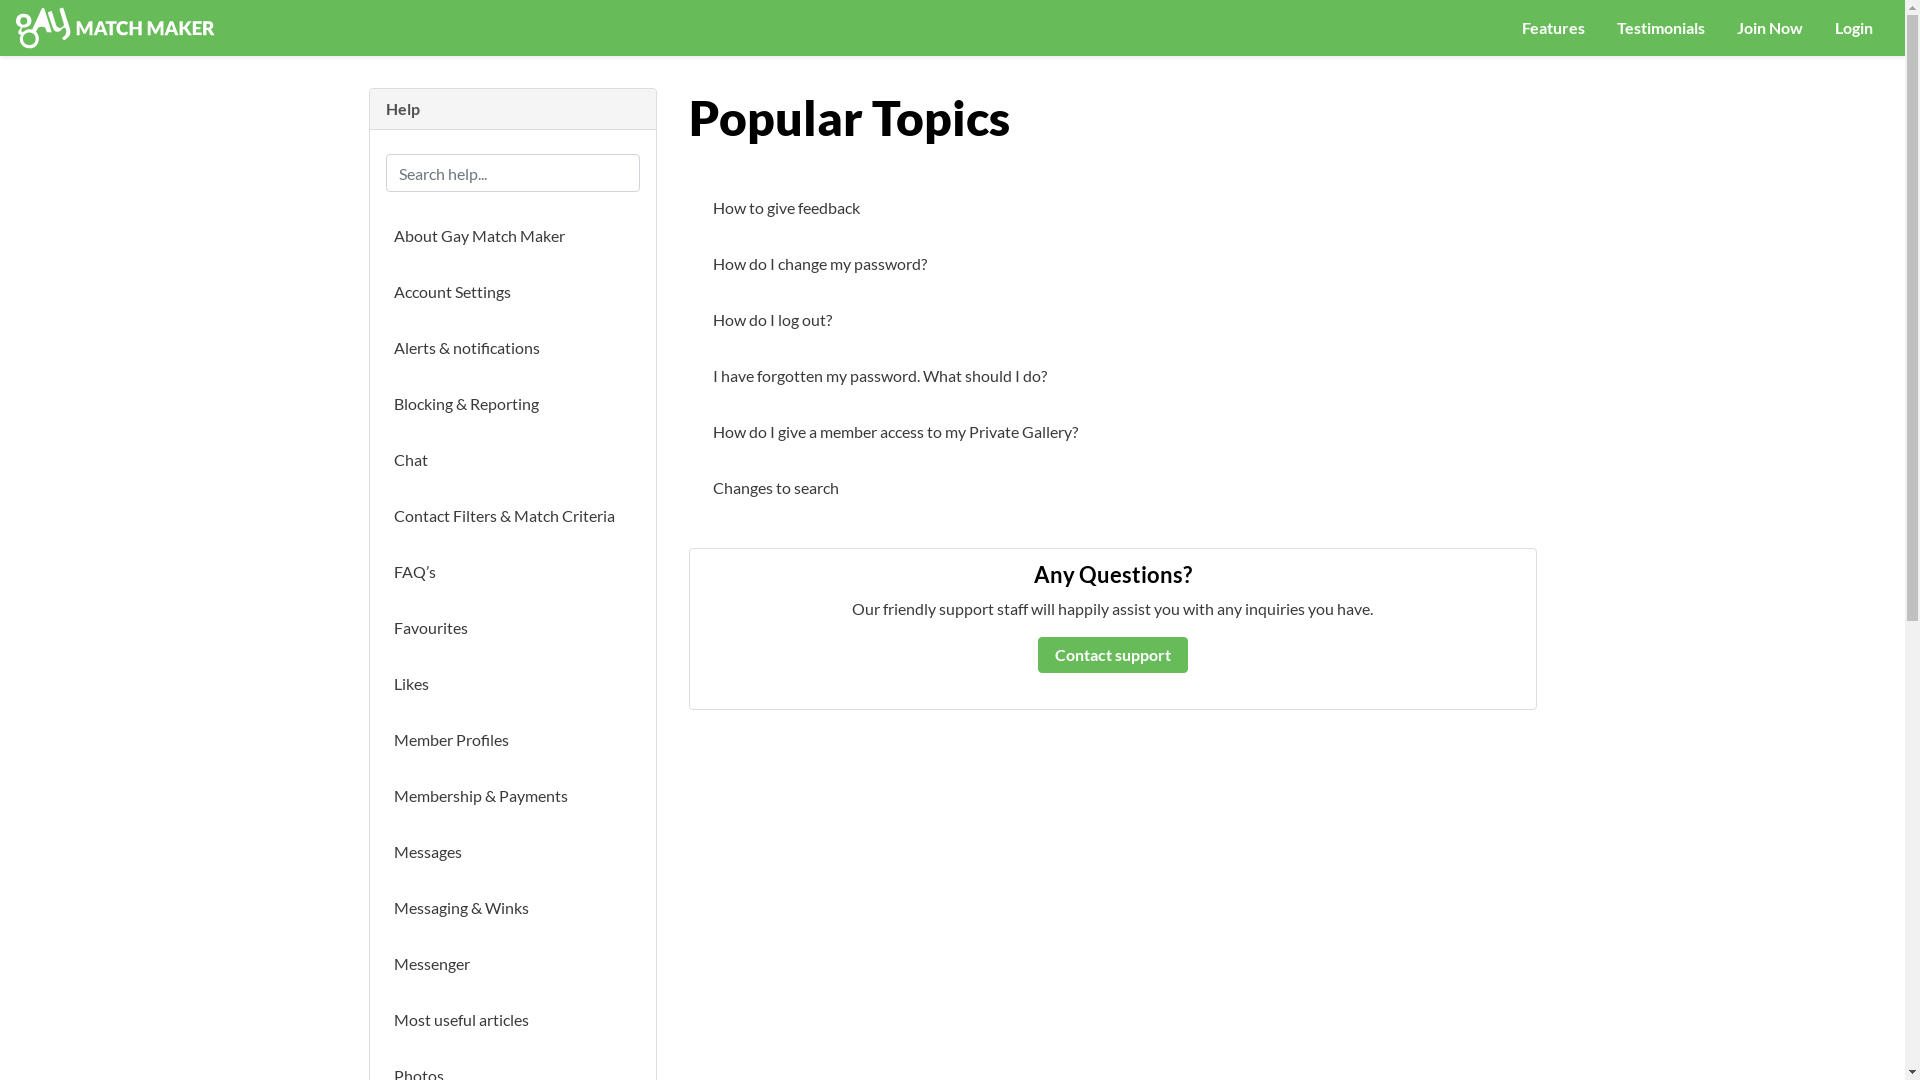  What do you see at coordinates (513, 963) in the screenshot?
I see `'Messenger'` at bounding box center [513, 963].